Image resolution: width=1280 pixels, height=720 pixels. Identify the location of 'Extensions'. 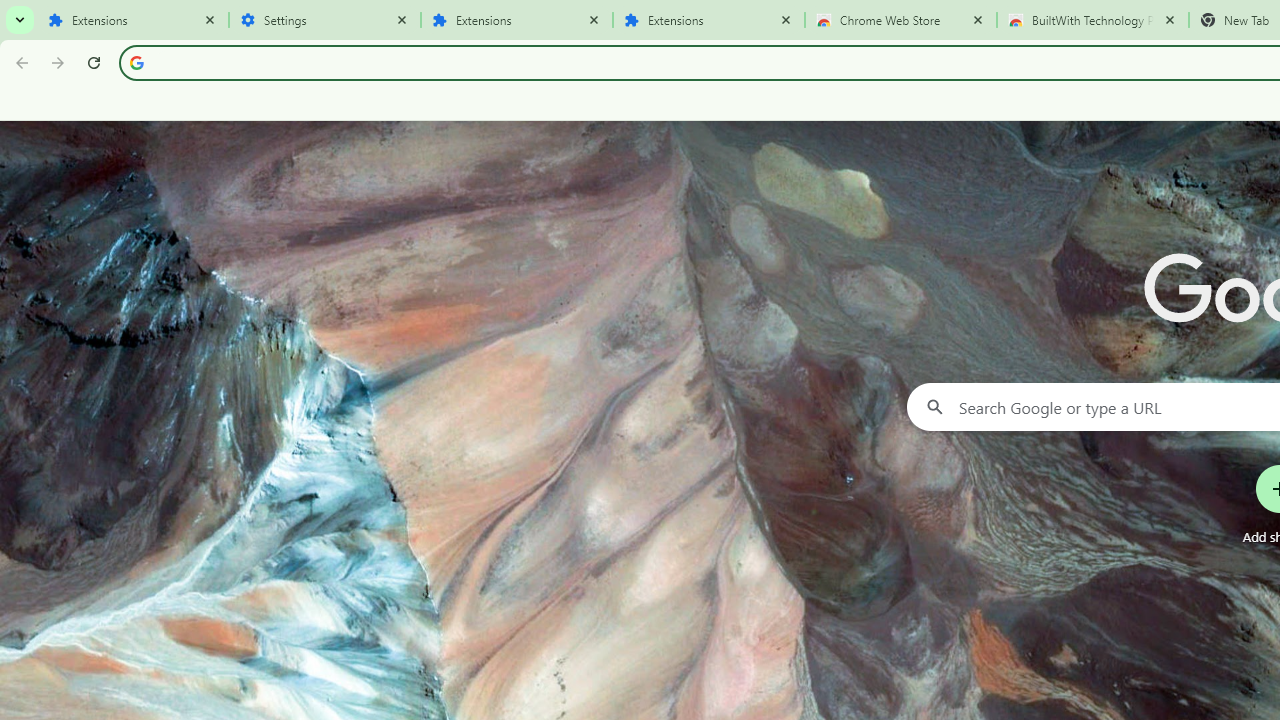
(132, 20).